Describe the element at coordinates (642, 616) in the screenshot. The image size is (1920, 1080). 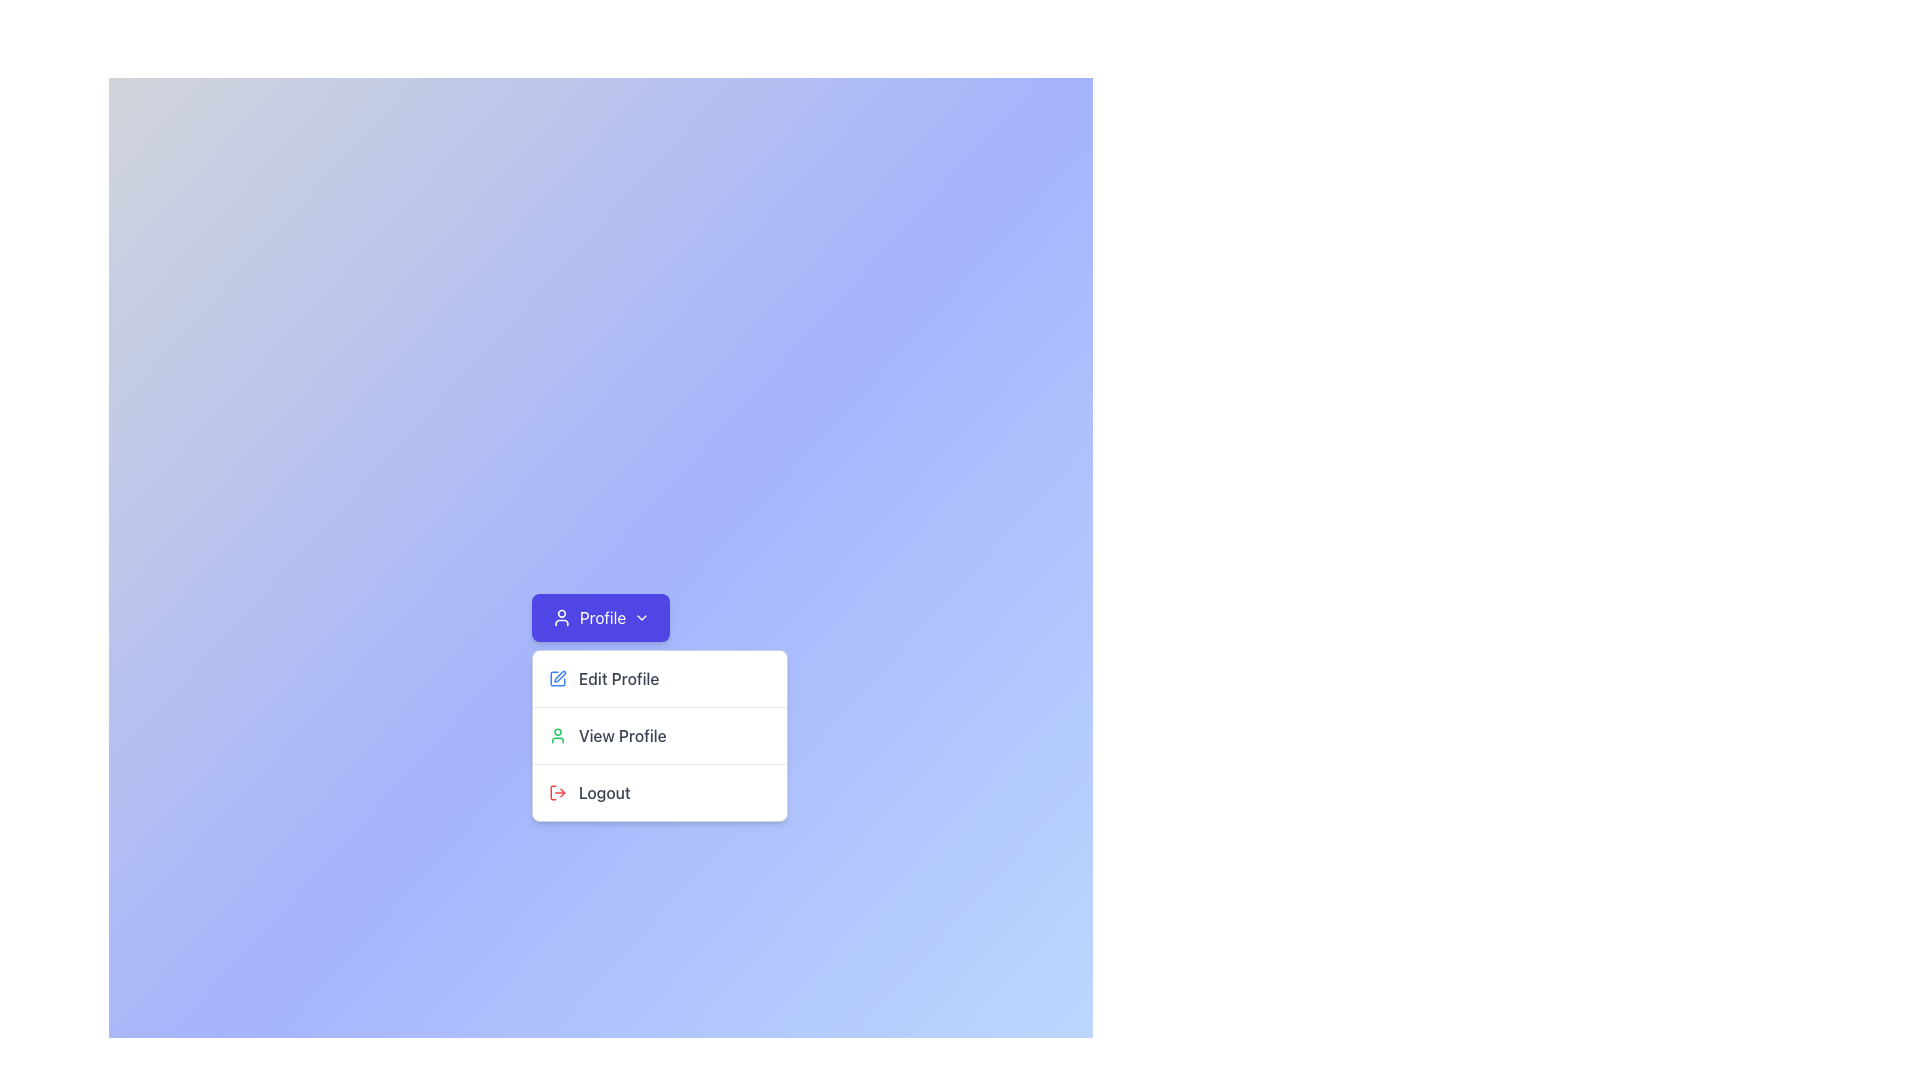
I see `the downward-pointing chevron icon next to the 'Profile' button` at that location.